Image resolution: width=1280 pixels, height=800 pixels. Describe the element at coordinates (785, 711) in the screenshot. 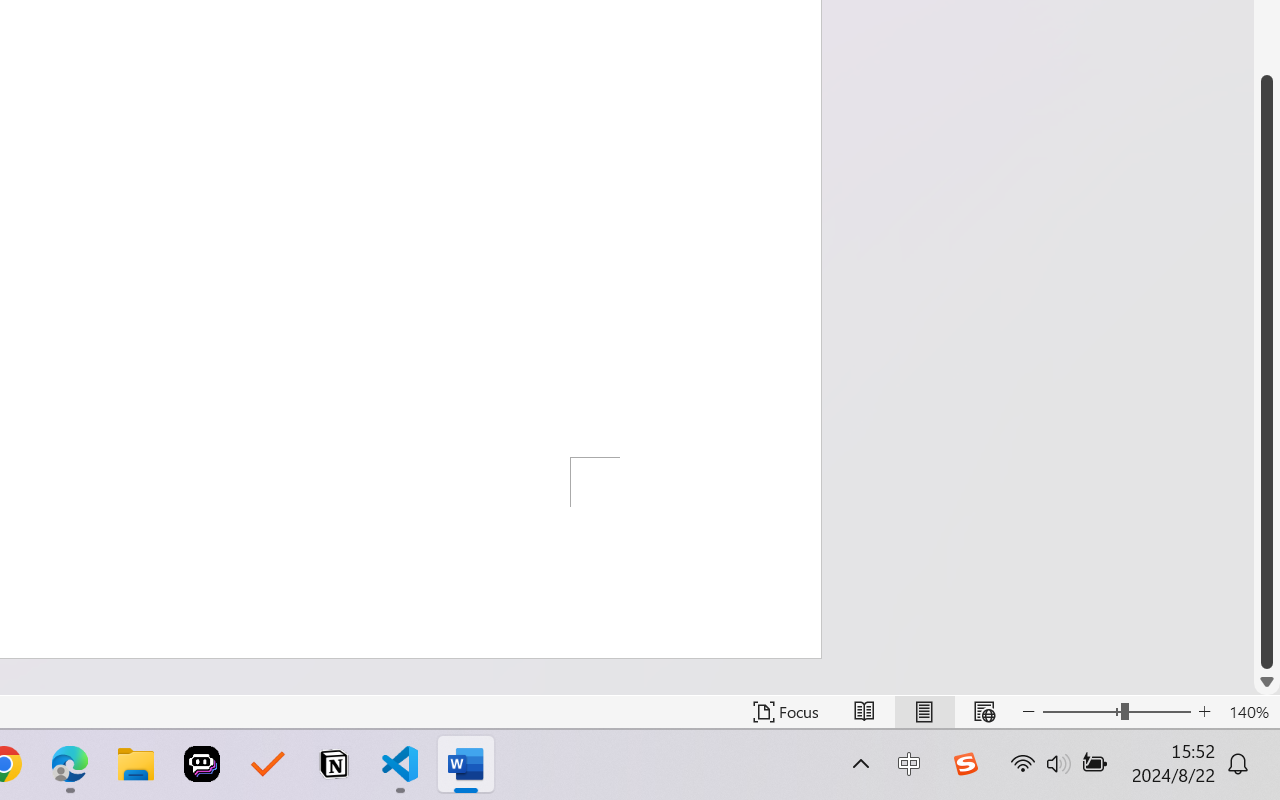

I see `'Focus '` at that location.